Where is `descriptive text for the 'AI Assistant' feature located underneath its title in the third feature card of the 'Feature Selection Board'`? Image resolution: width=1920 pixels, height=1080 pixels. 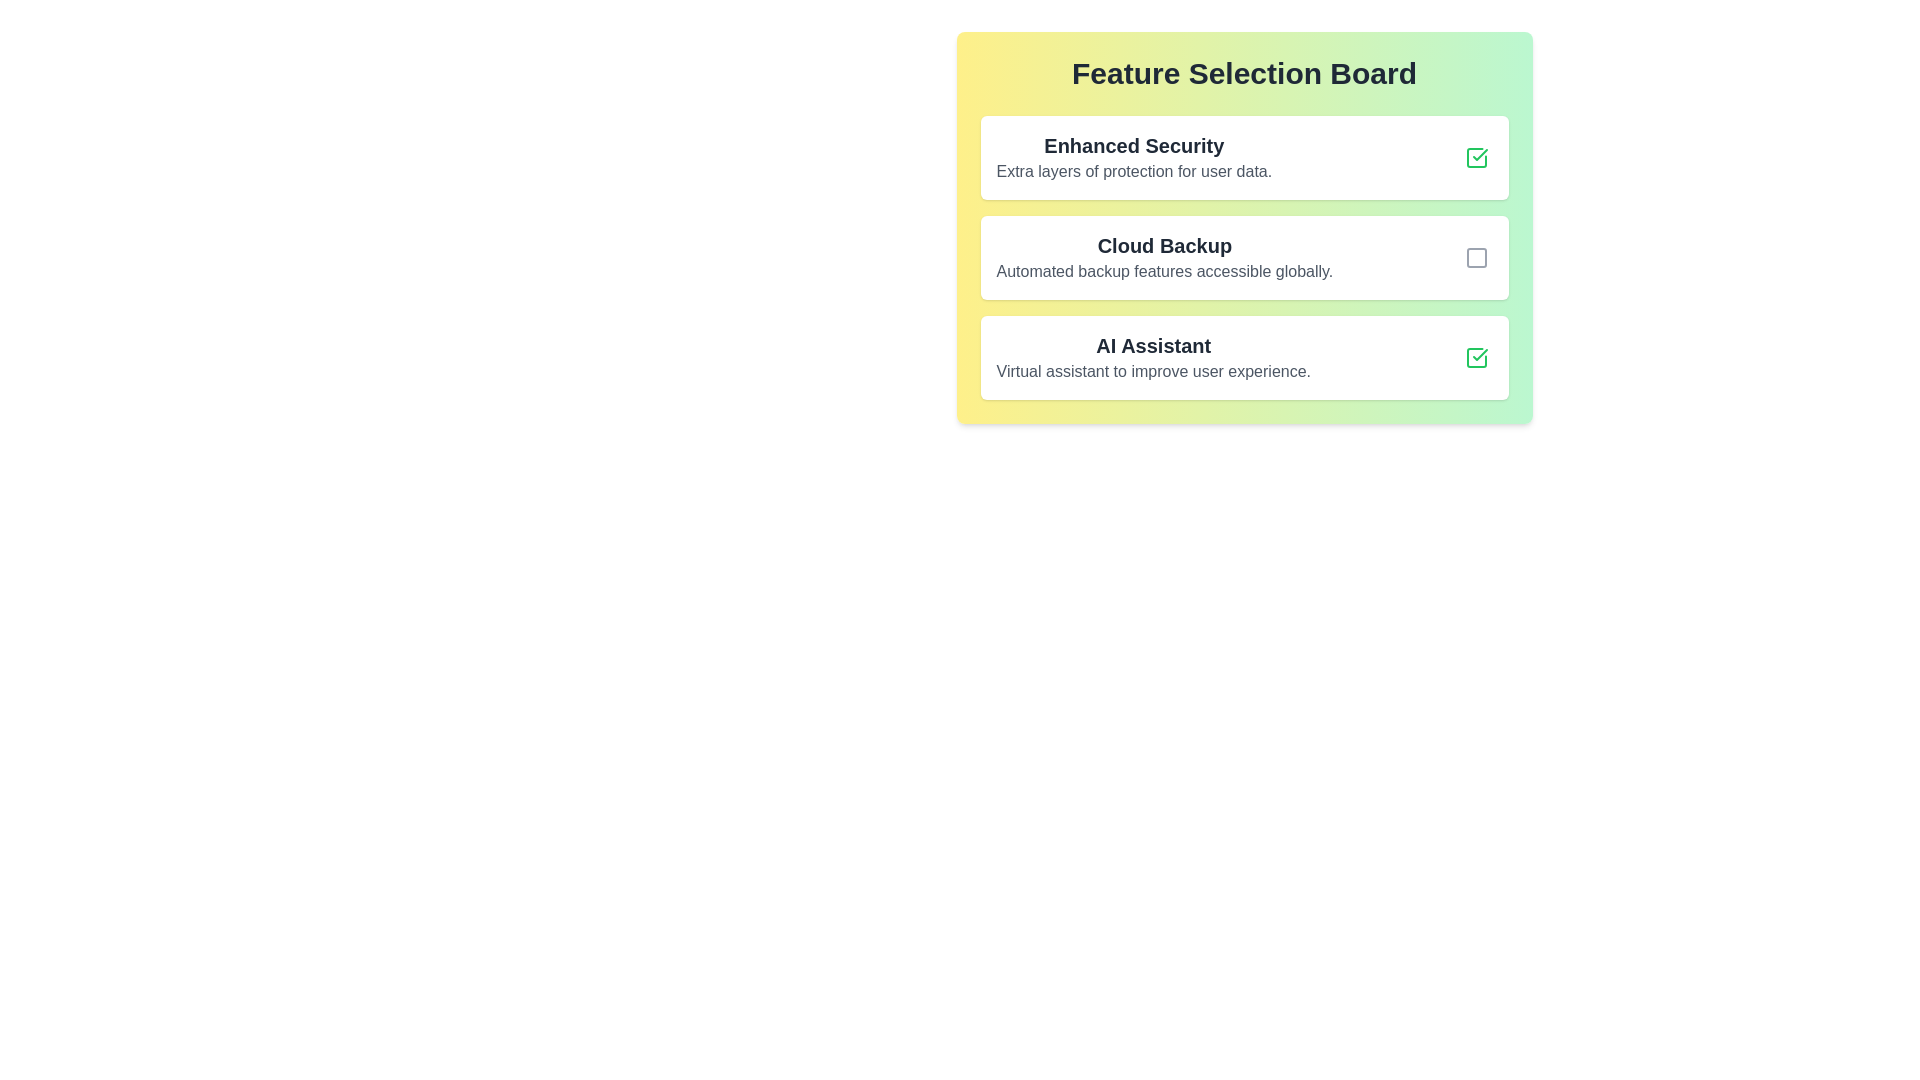
descriptive text for the 'AI Assistant' feature located underneath its title in the third feature card of the 'Feature Selection Board' is located at coordinates (1153, 371).